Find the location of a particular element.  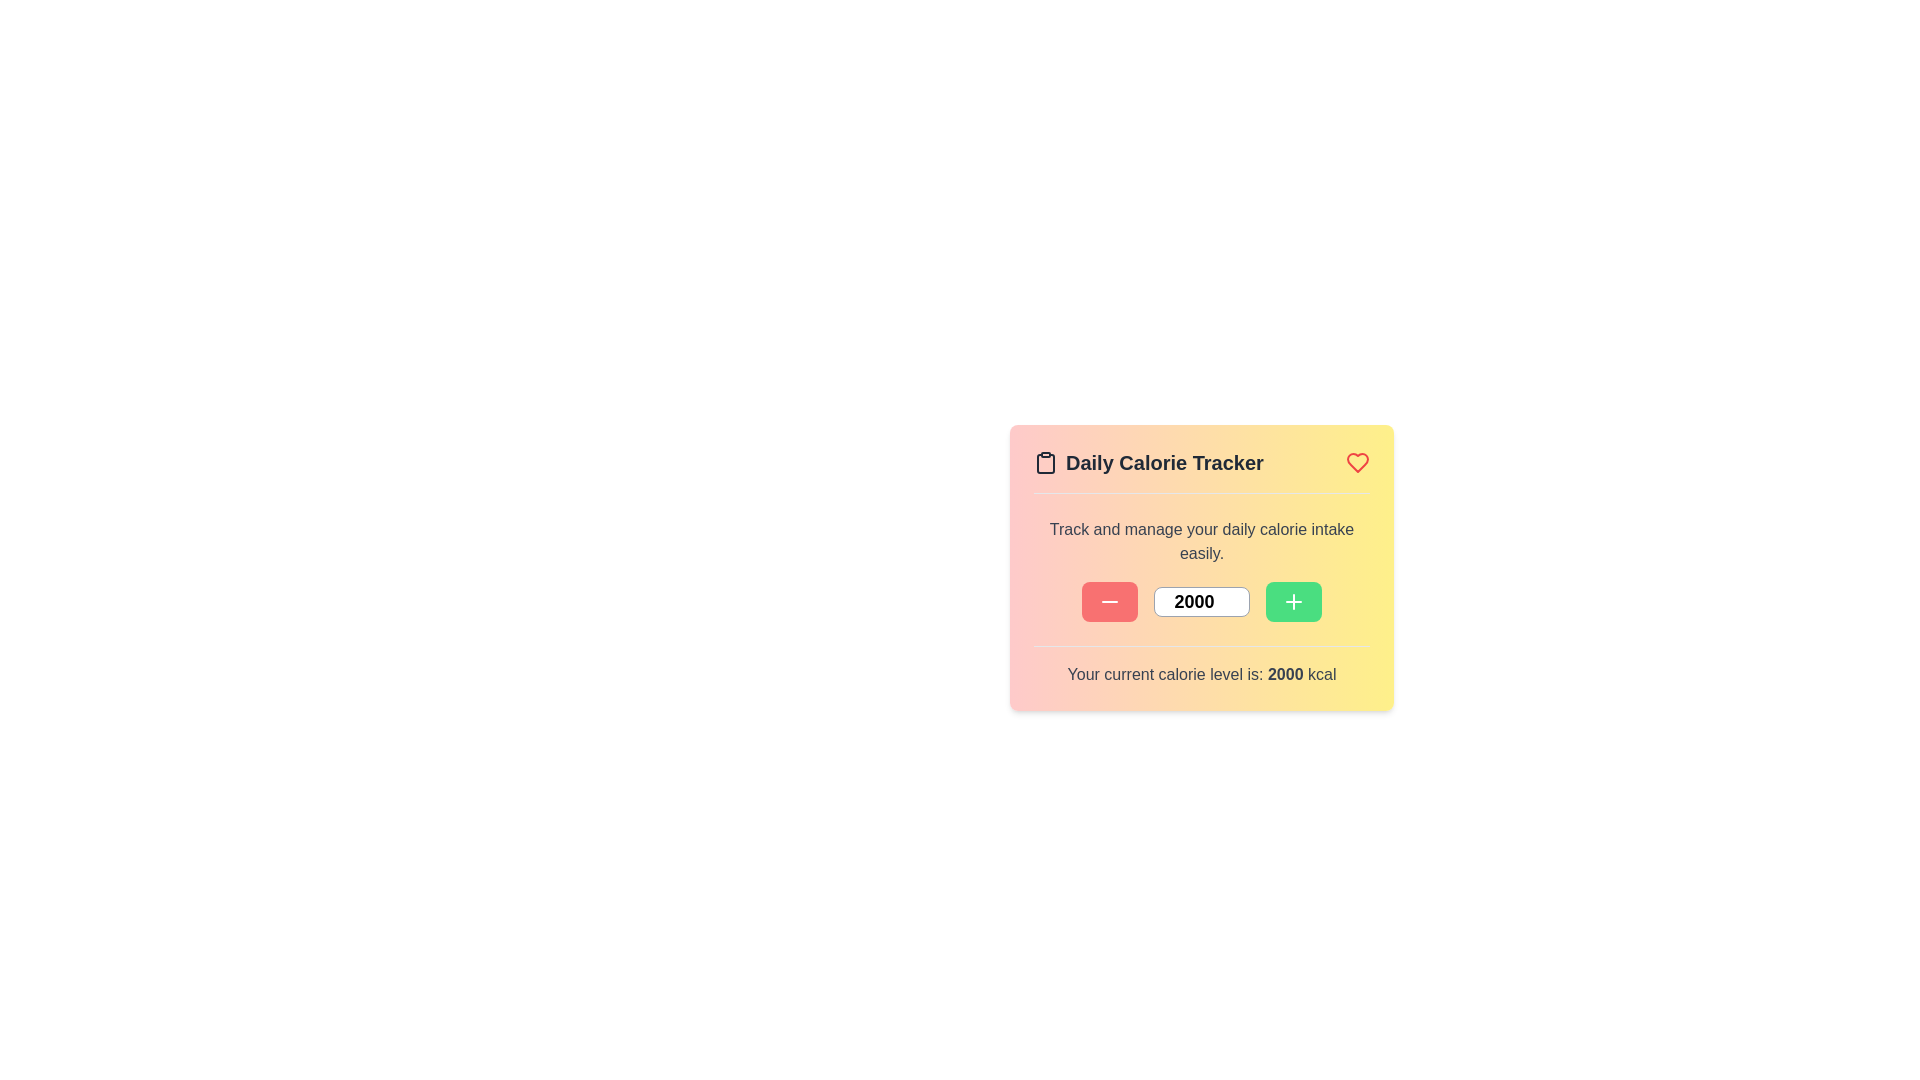

the Text Label that provides a description for the calorie tracker application, located beneath the 'Daily Calorie Tracker' header and above the control buttons is located at coordinates (1200, 570).